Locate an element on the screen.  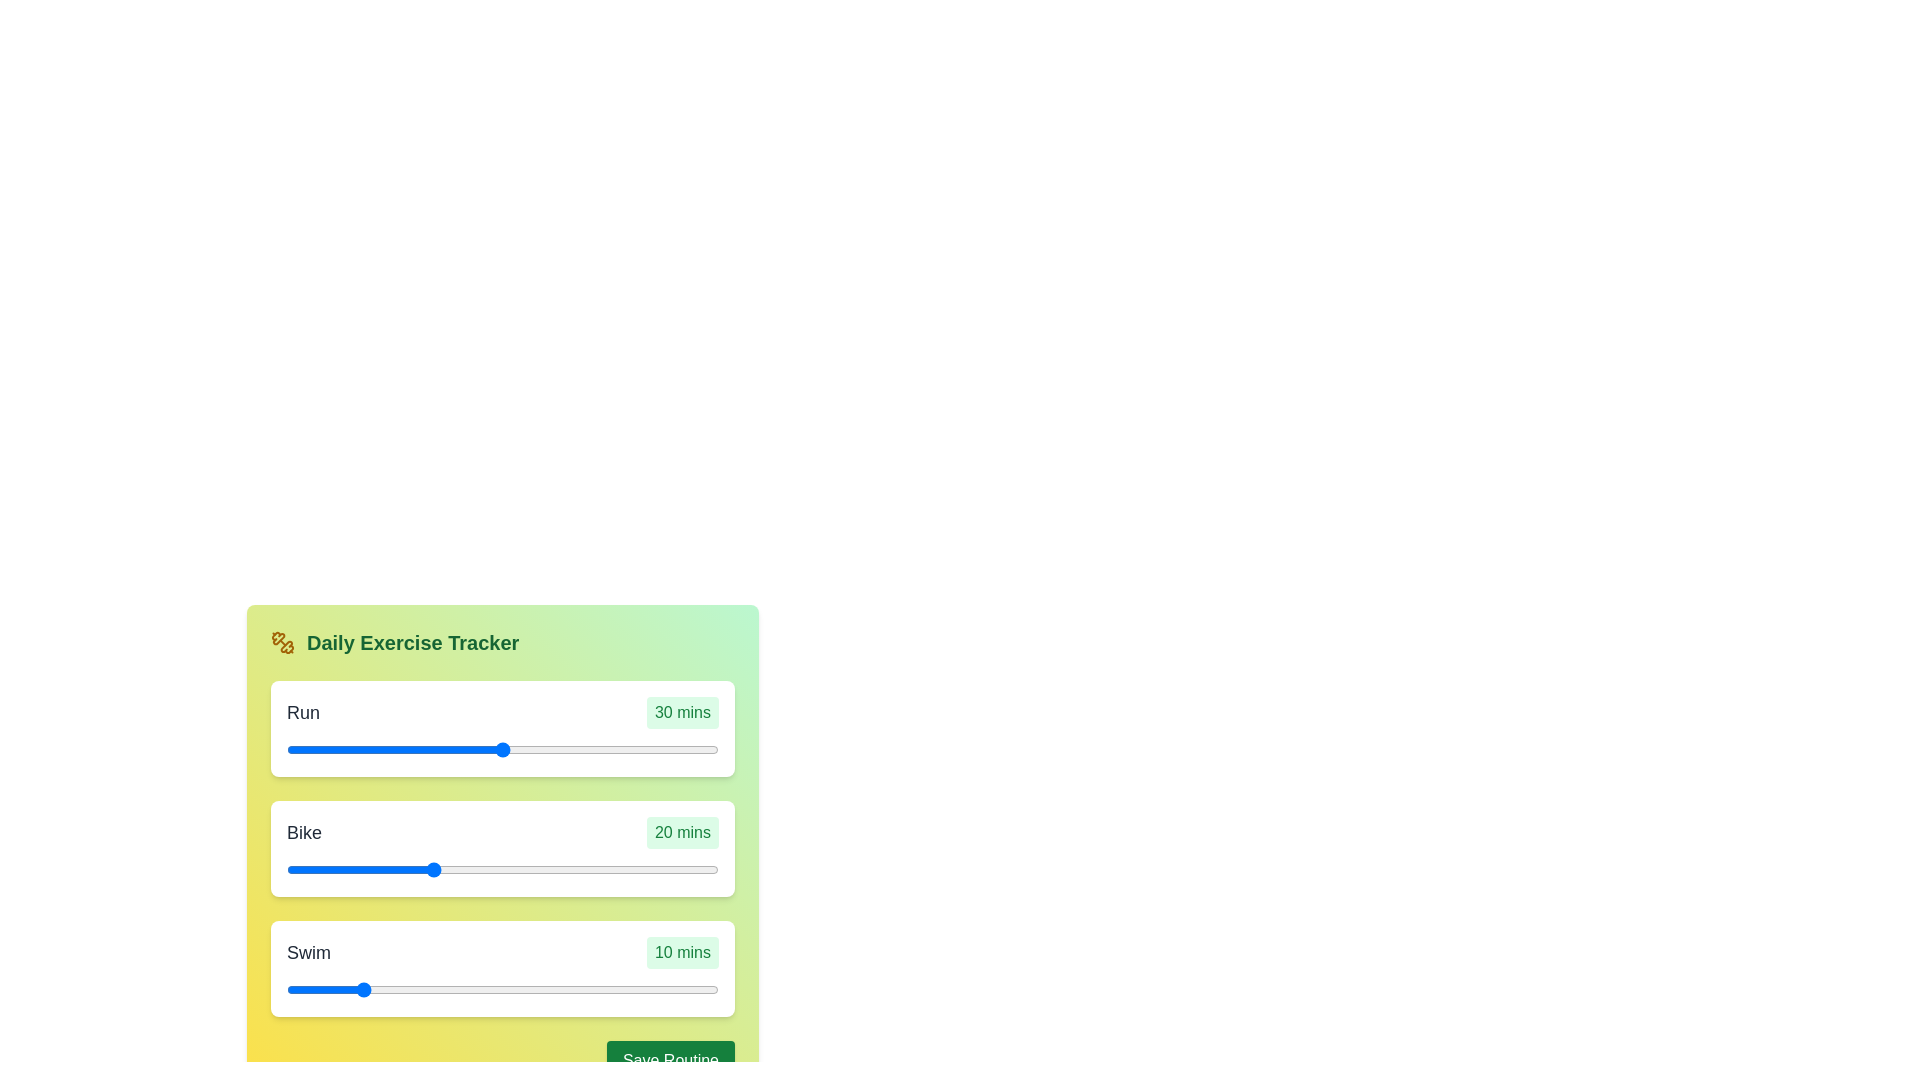
the header icon to interact with it is located at coordinates (282, 643).